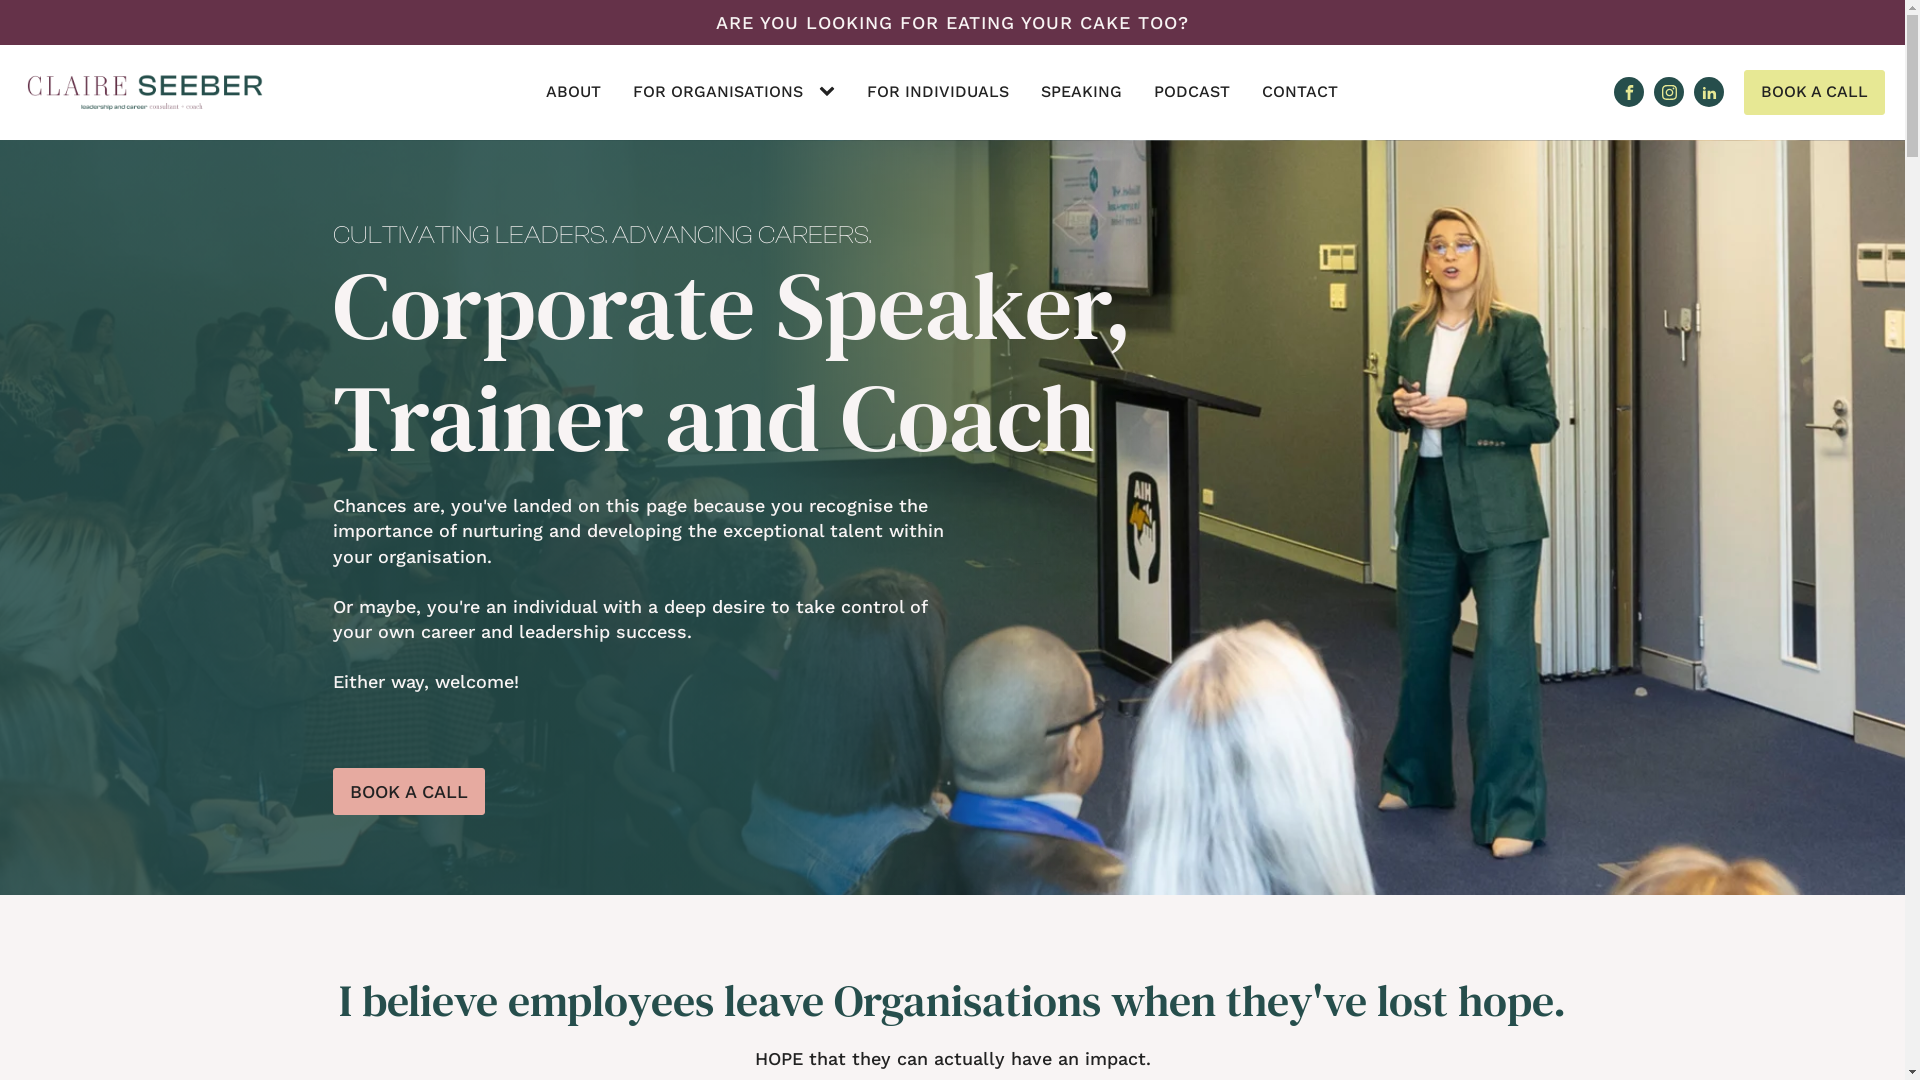 The image size is (1920, 1080). Describe the element at coordinates (572, 92) in the screenshot. I see `'ABOUT'` at that location.